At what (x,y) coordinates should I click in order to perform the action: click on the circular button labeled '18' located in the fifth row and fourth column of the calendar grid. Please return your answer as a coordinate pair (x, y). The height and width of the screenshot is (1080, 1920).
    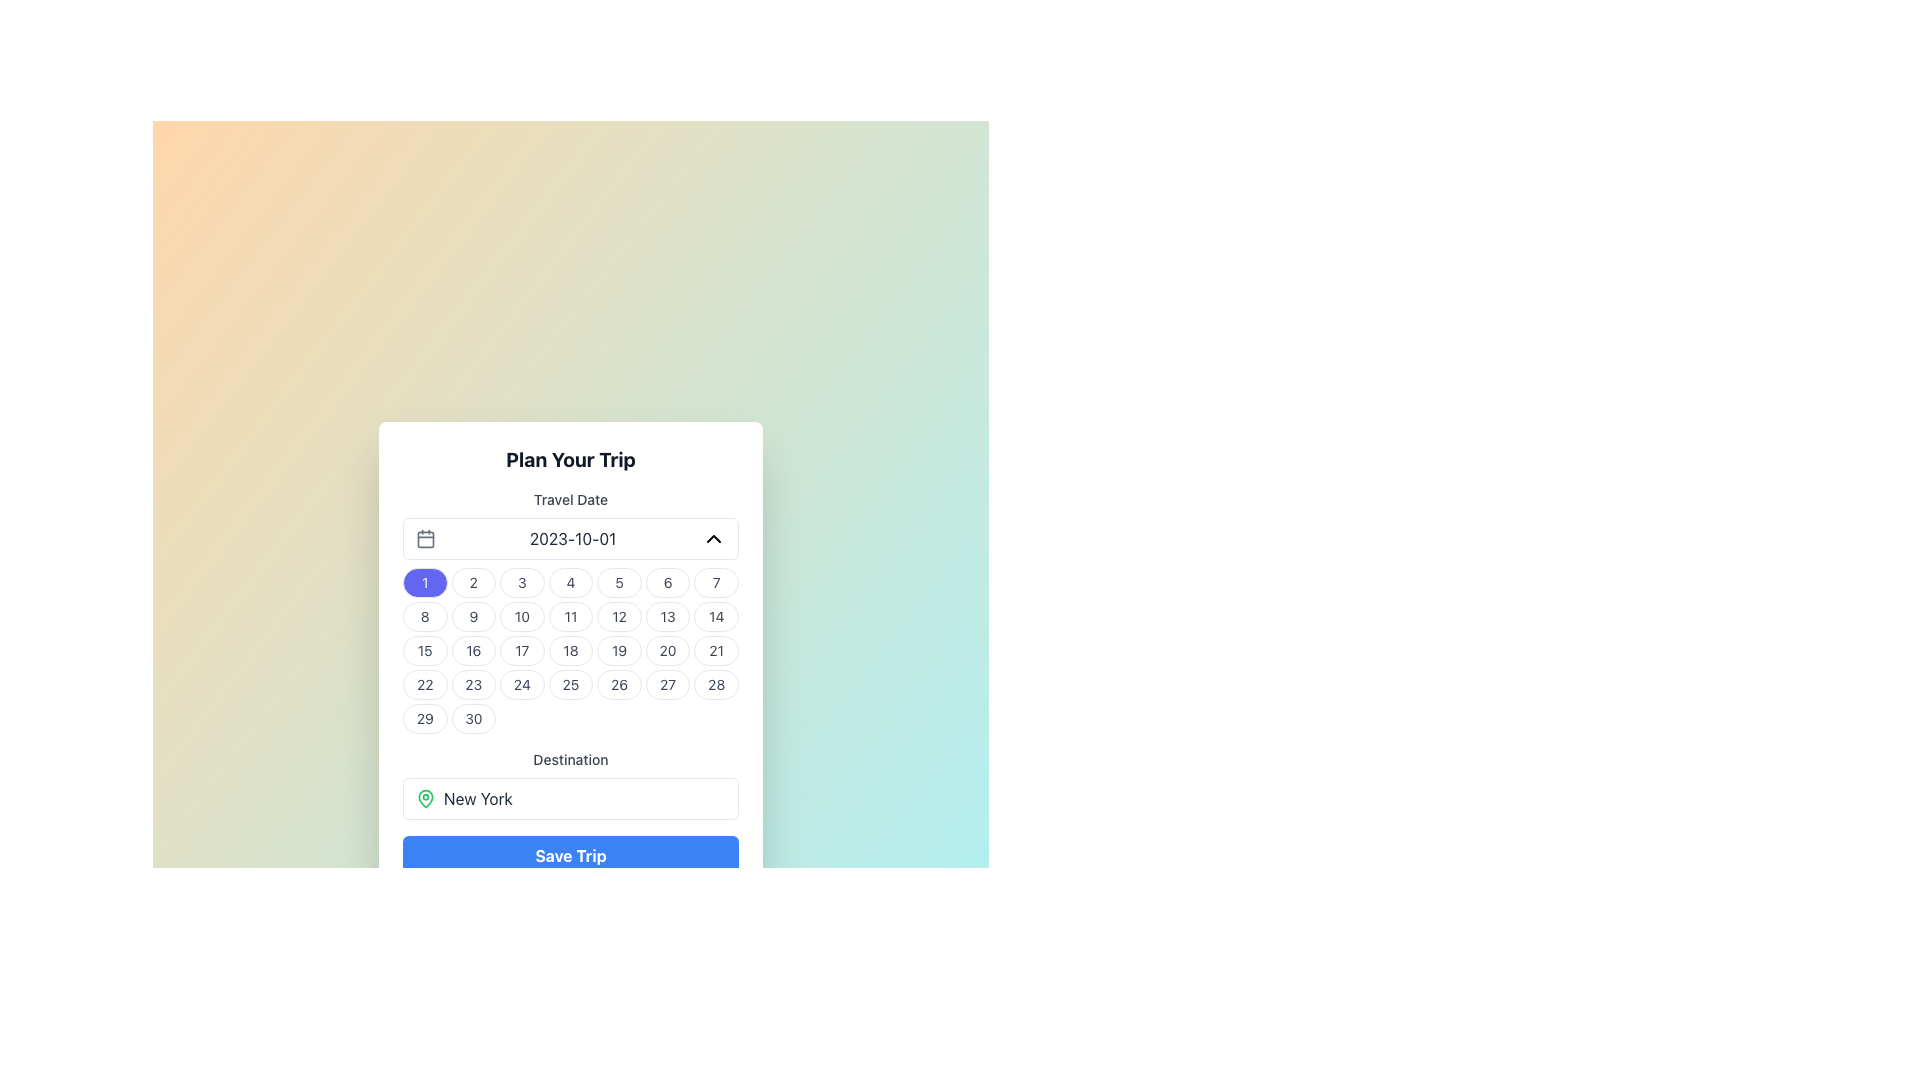
    Looking at the image, I should click on (570, 651).